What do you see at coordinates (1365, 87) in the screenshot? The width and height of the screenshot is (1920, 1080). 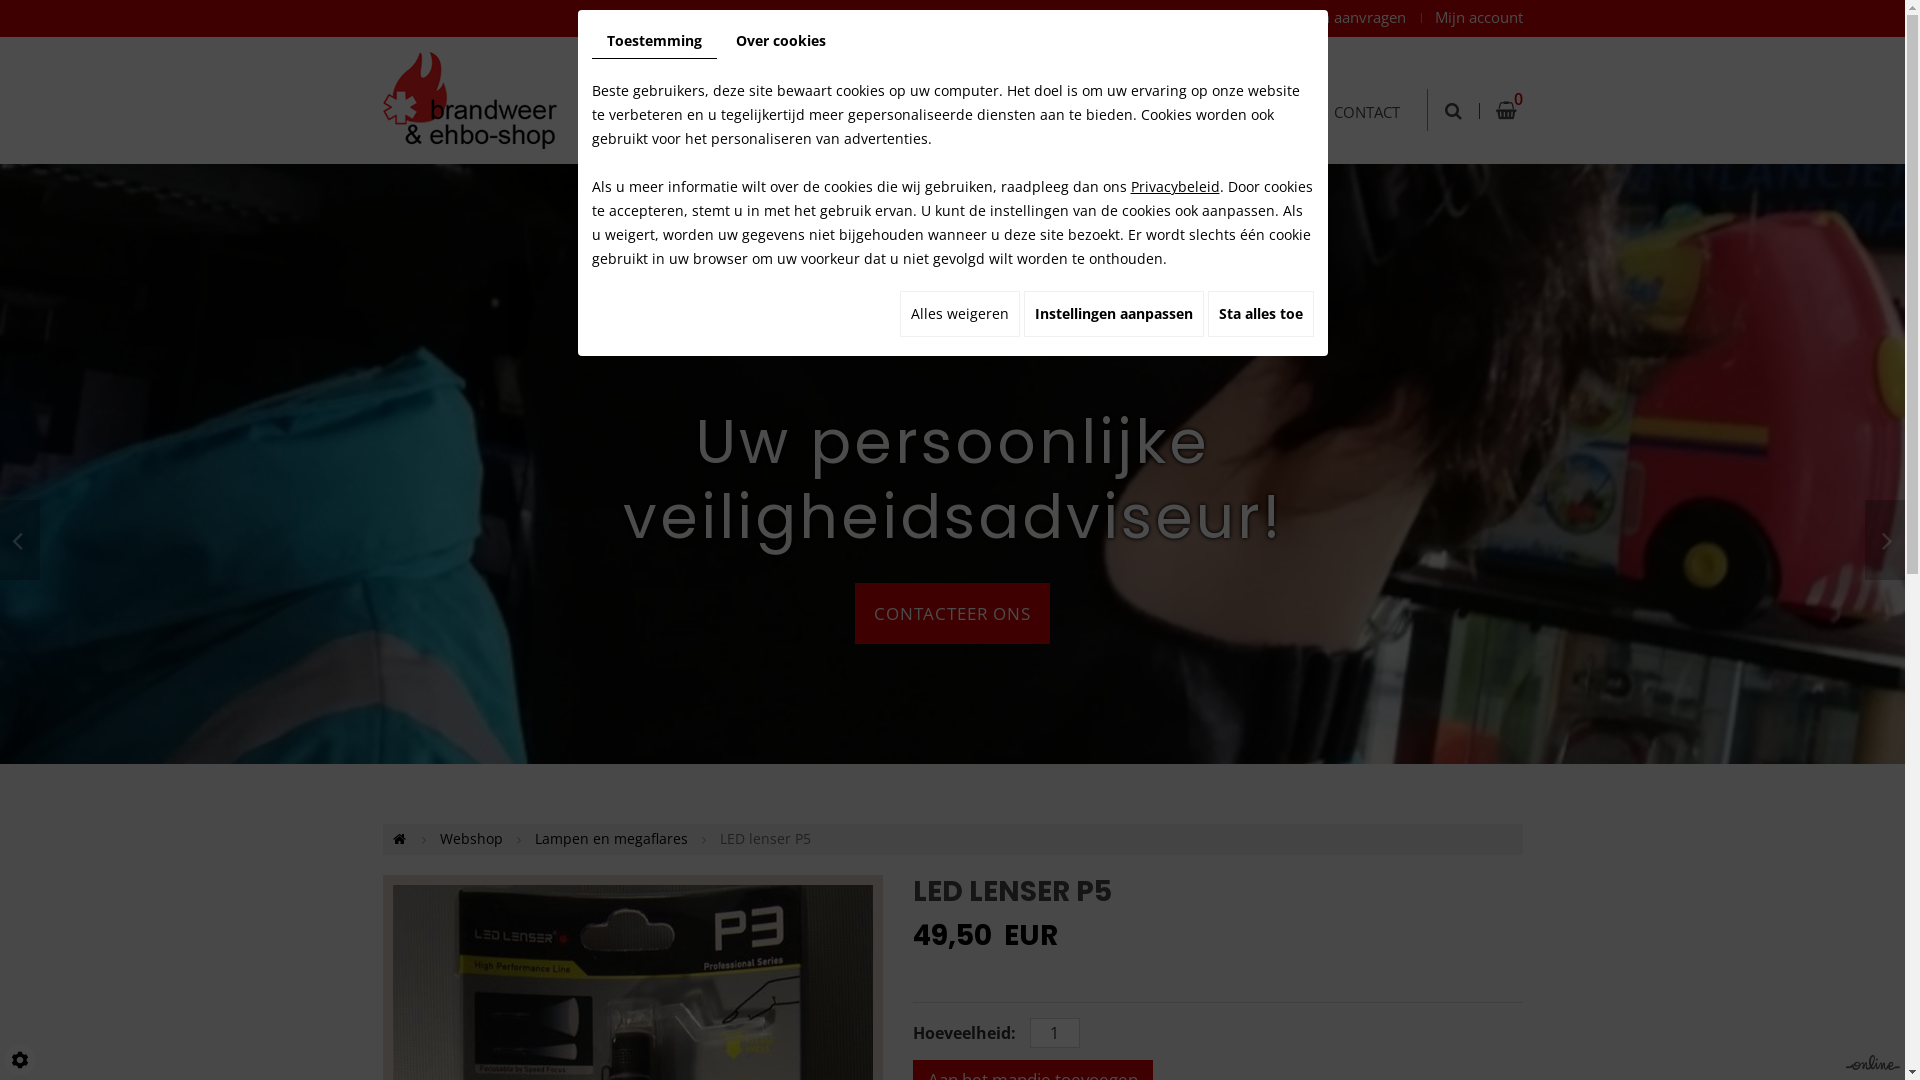 I see `'CONTACT'` at bounding box center [1365, 87].